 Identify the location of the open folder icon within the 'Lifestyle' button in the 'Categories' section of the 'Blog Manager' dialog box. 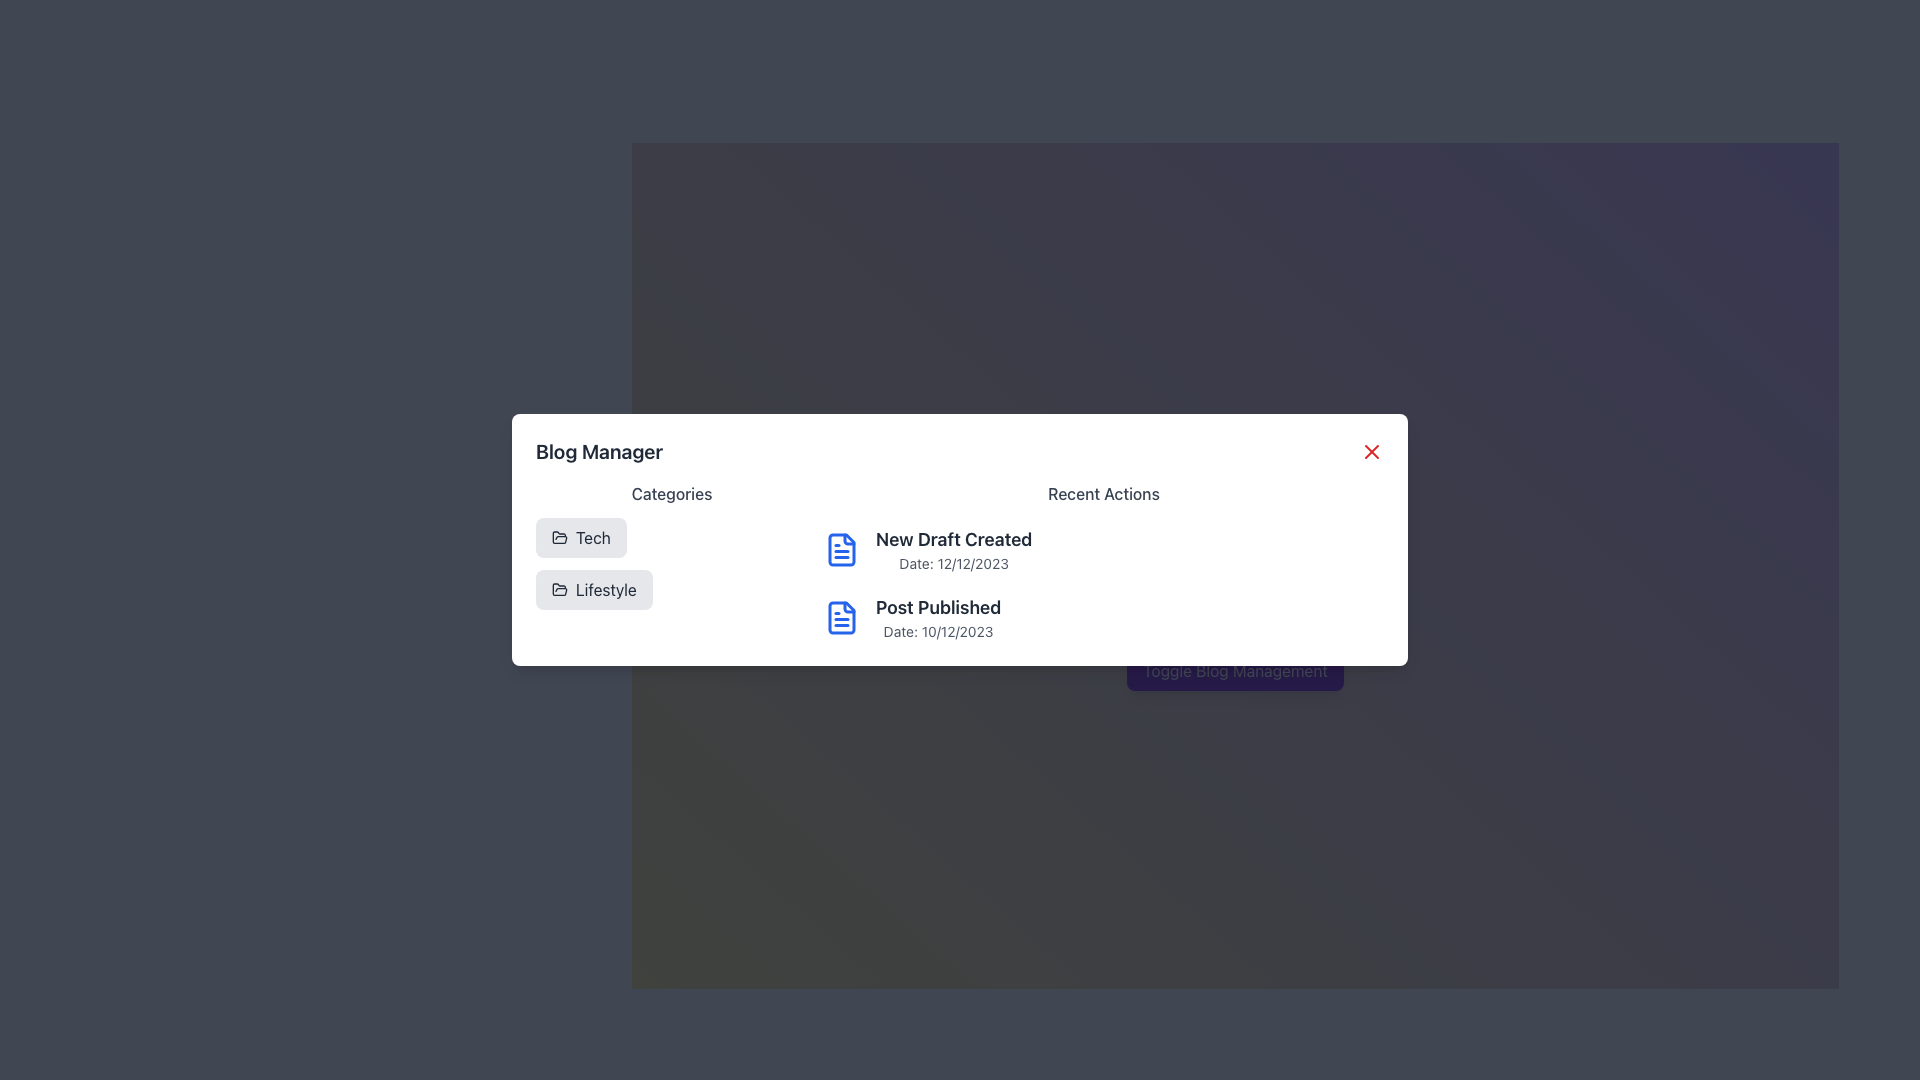
(560, 589).